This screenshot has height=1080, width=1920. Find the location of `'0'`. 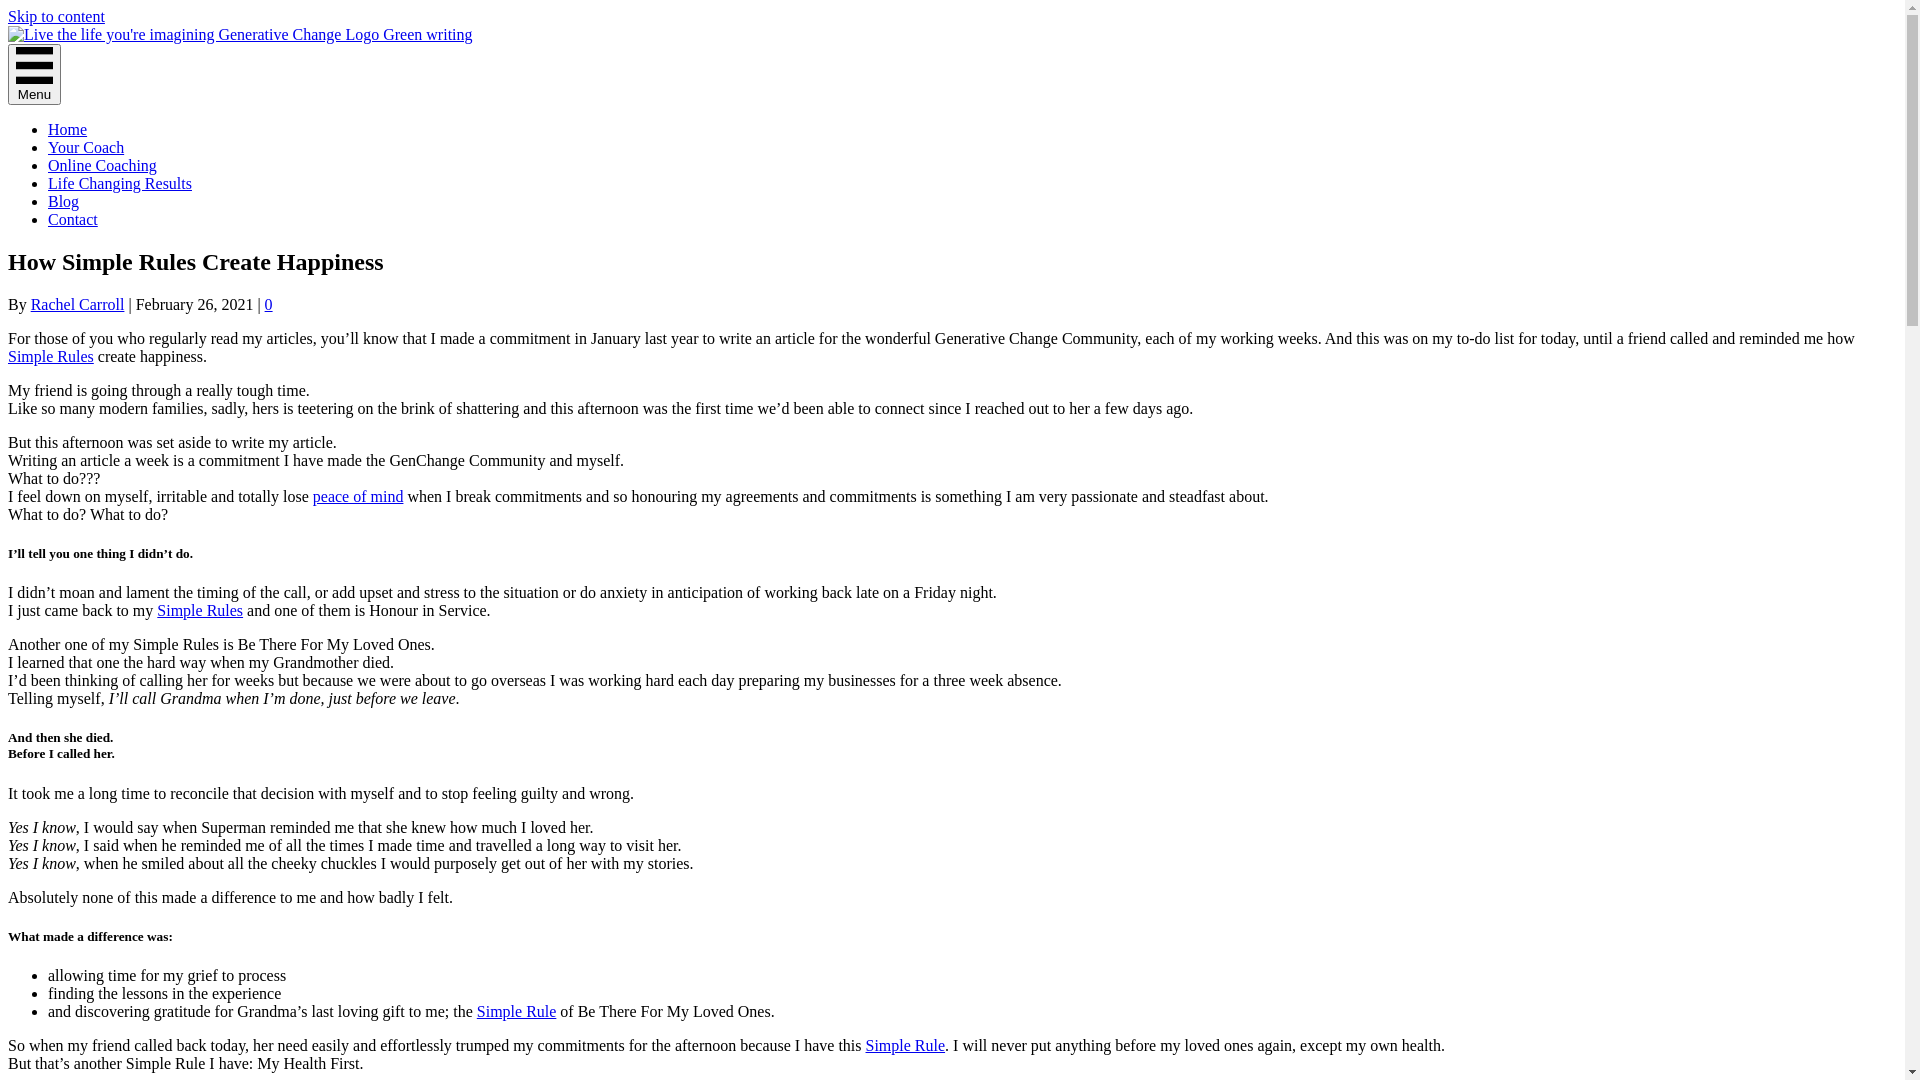

'0' is located at coordinates (267, 304).